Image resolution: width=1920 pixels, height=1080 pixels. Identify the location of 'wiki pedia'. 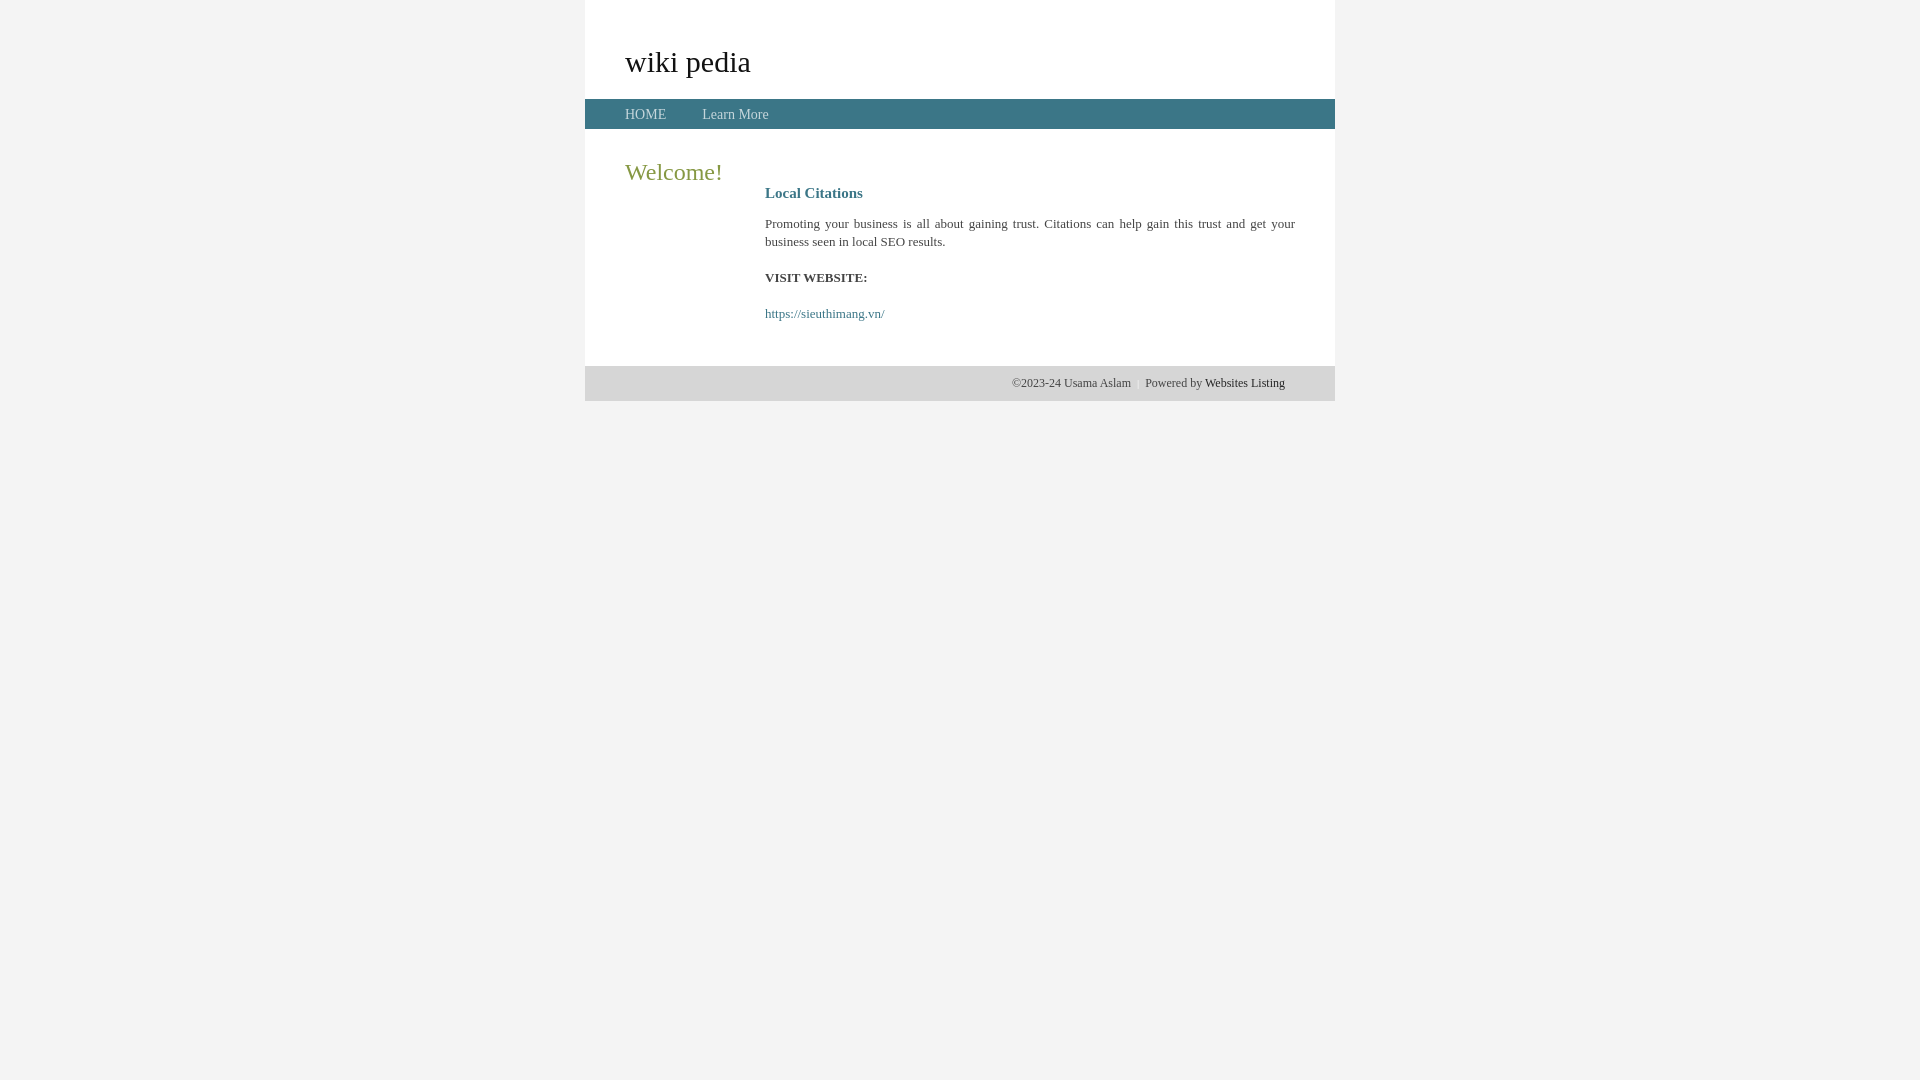
(687, 60).